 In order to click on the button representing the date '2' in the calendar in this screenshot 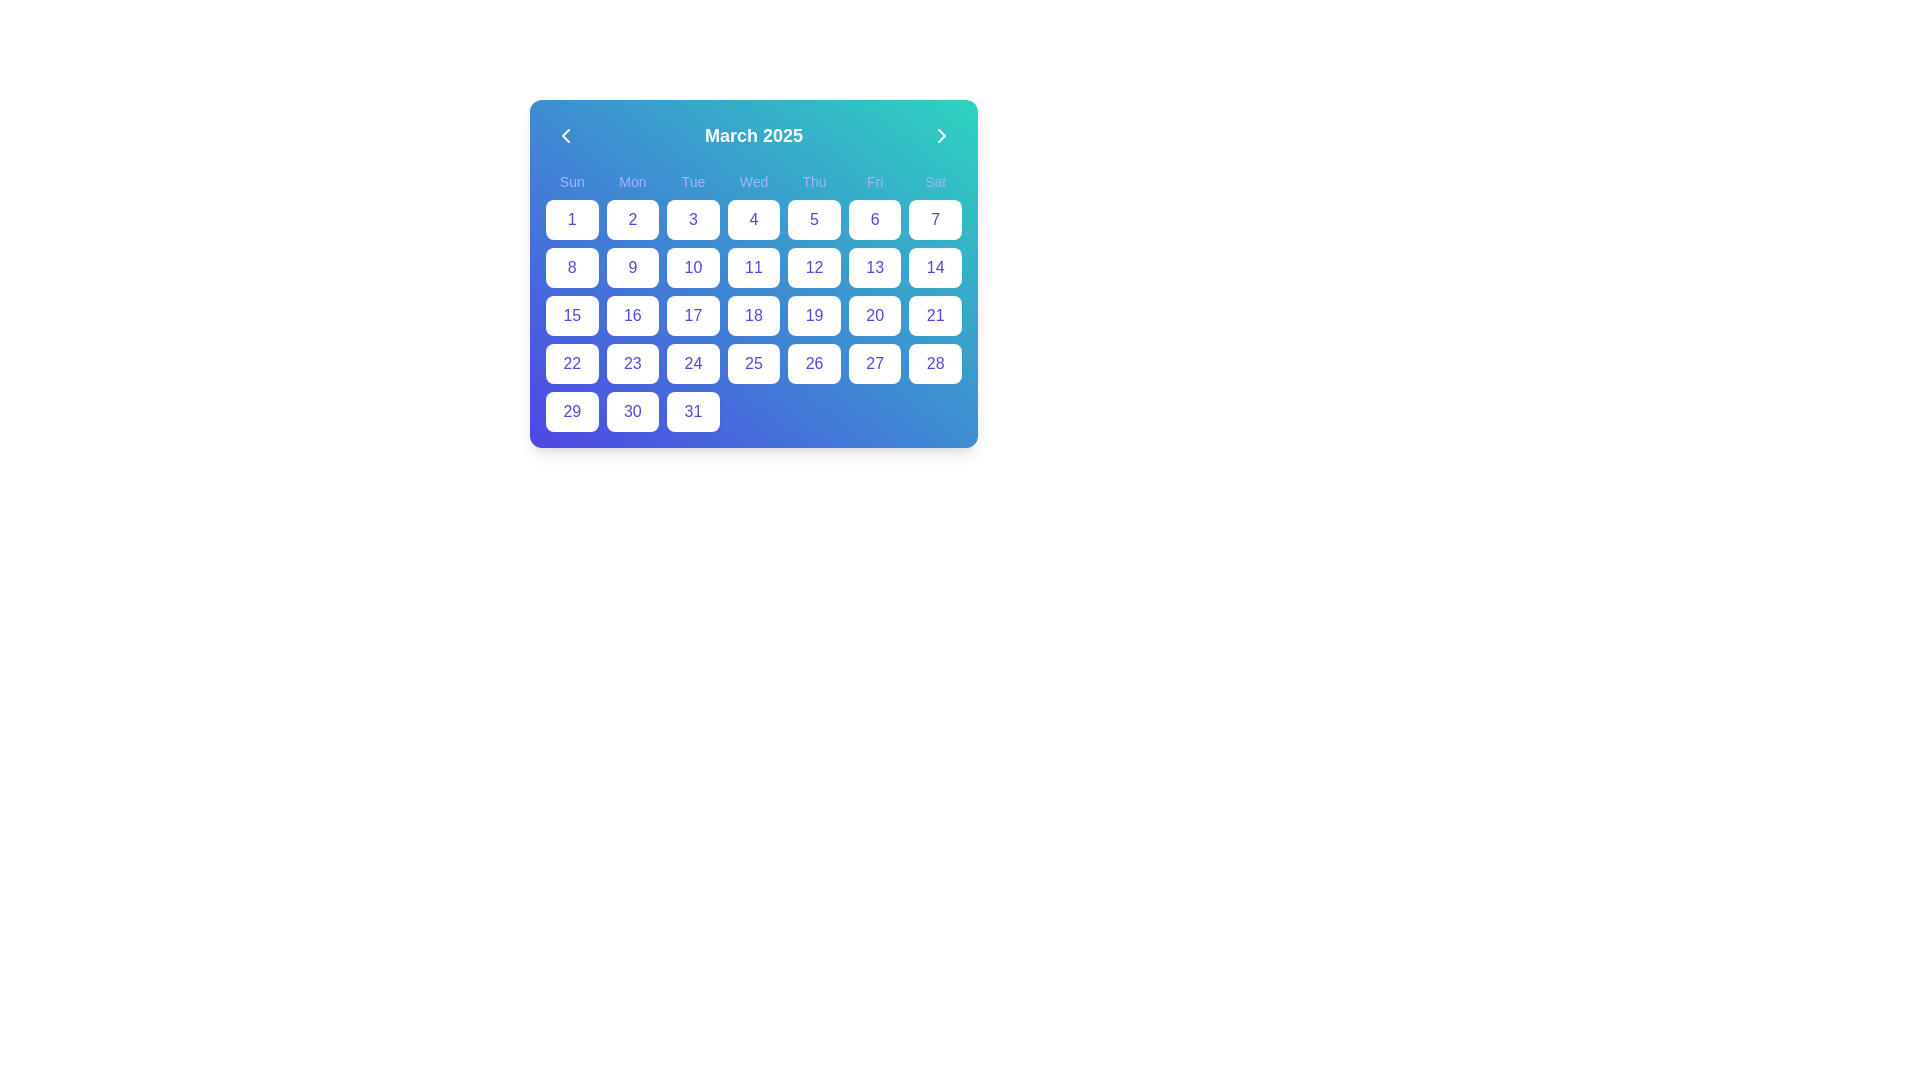, I will do `click(631, 219)`.